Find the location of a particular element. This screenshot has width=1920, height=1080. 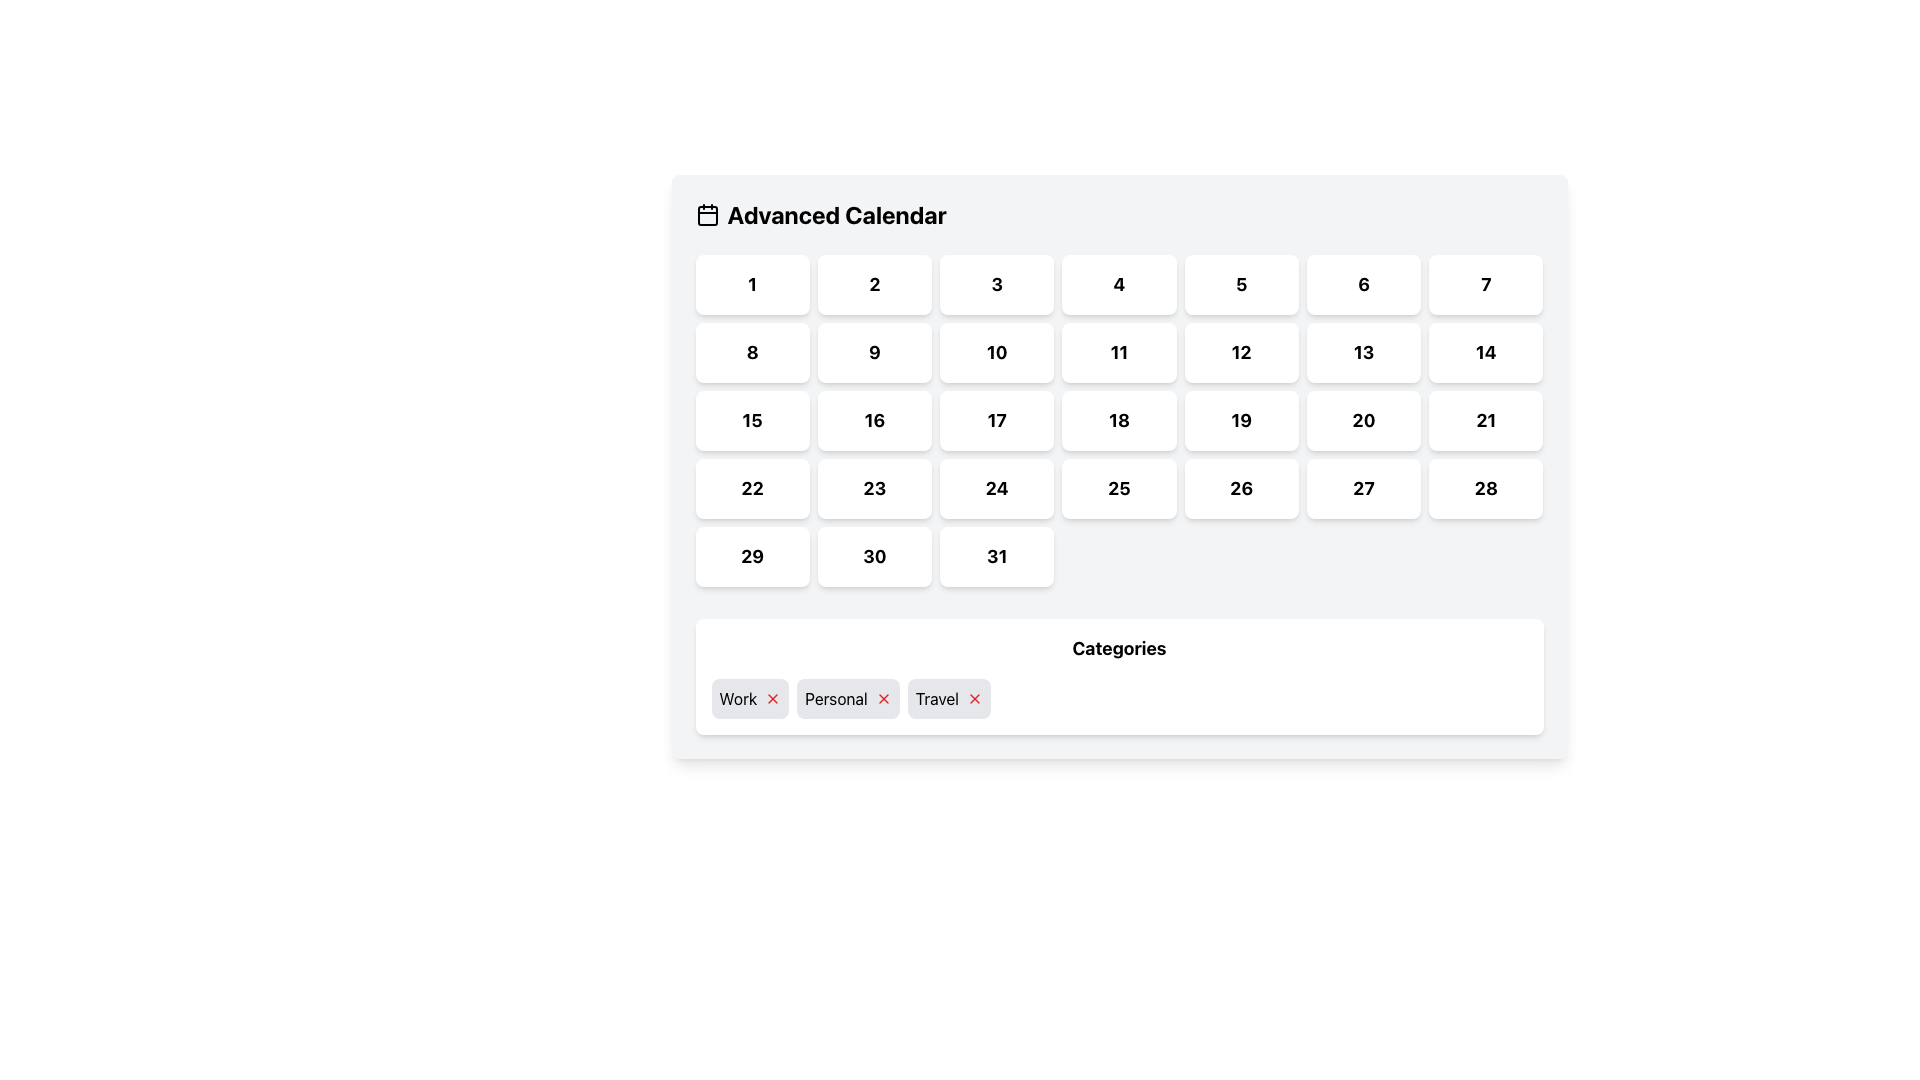

the calendar button representing the date '13' located in the second column and third row of the calendar grid is located at coordinates (1362, 352).